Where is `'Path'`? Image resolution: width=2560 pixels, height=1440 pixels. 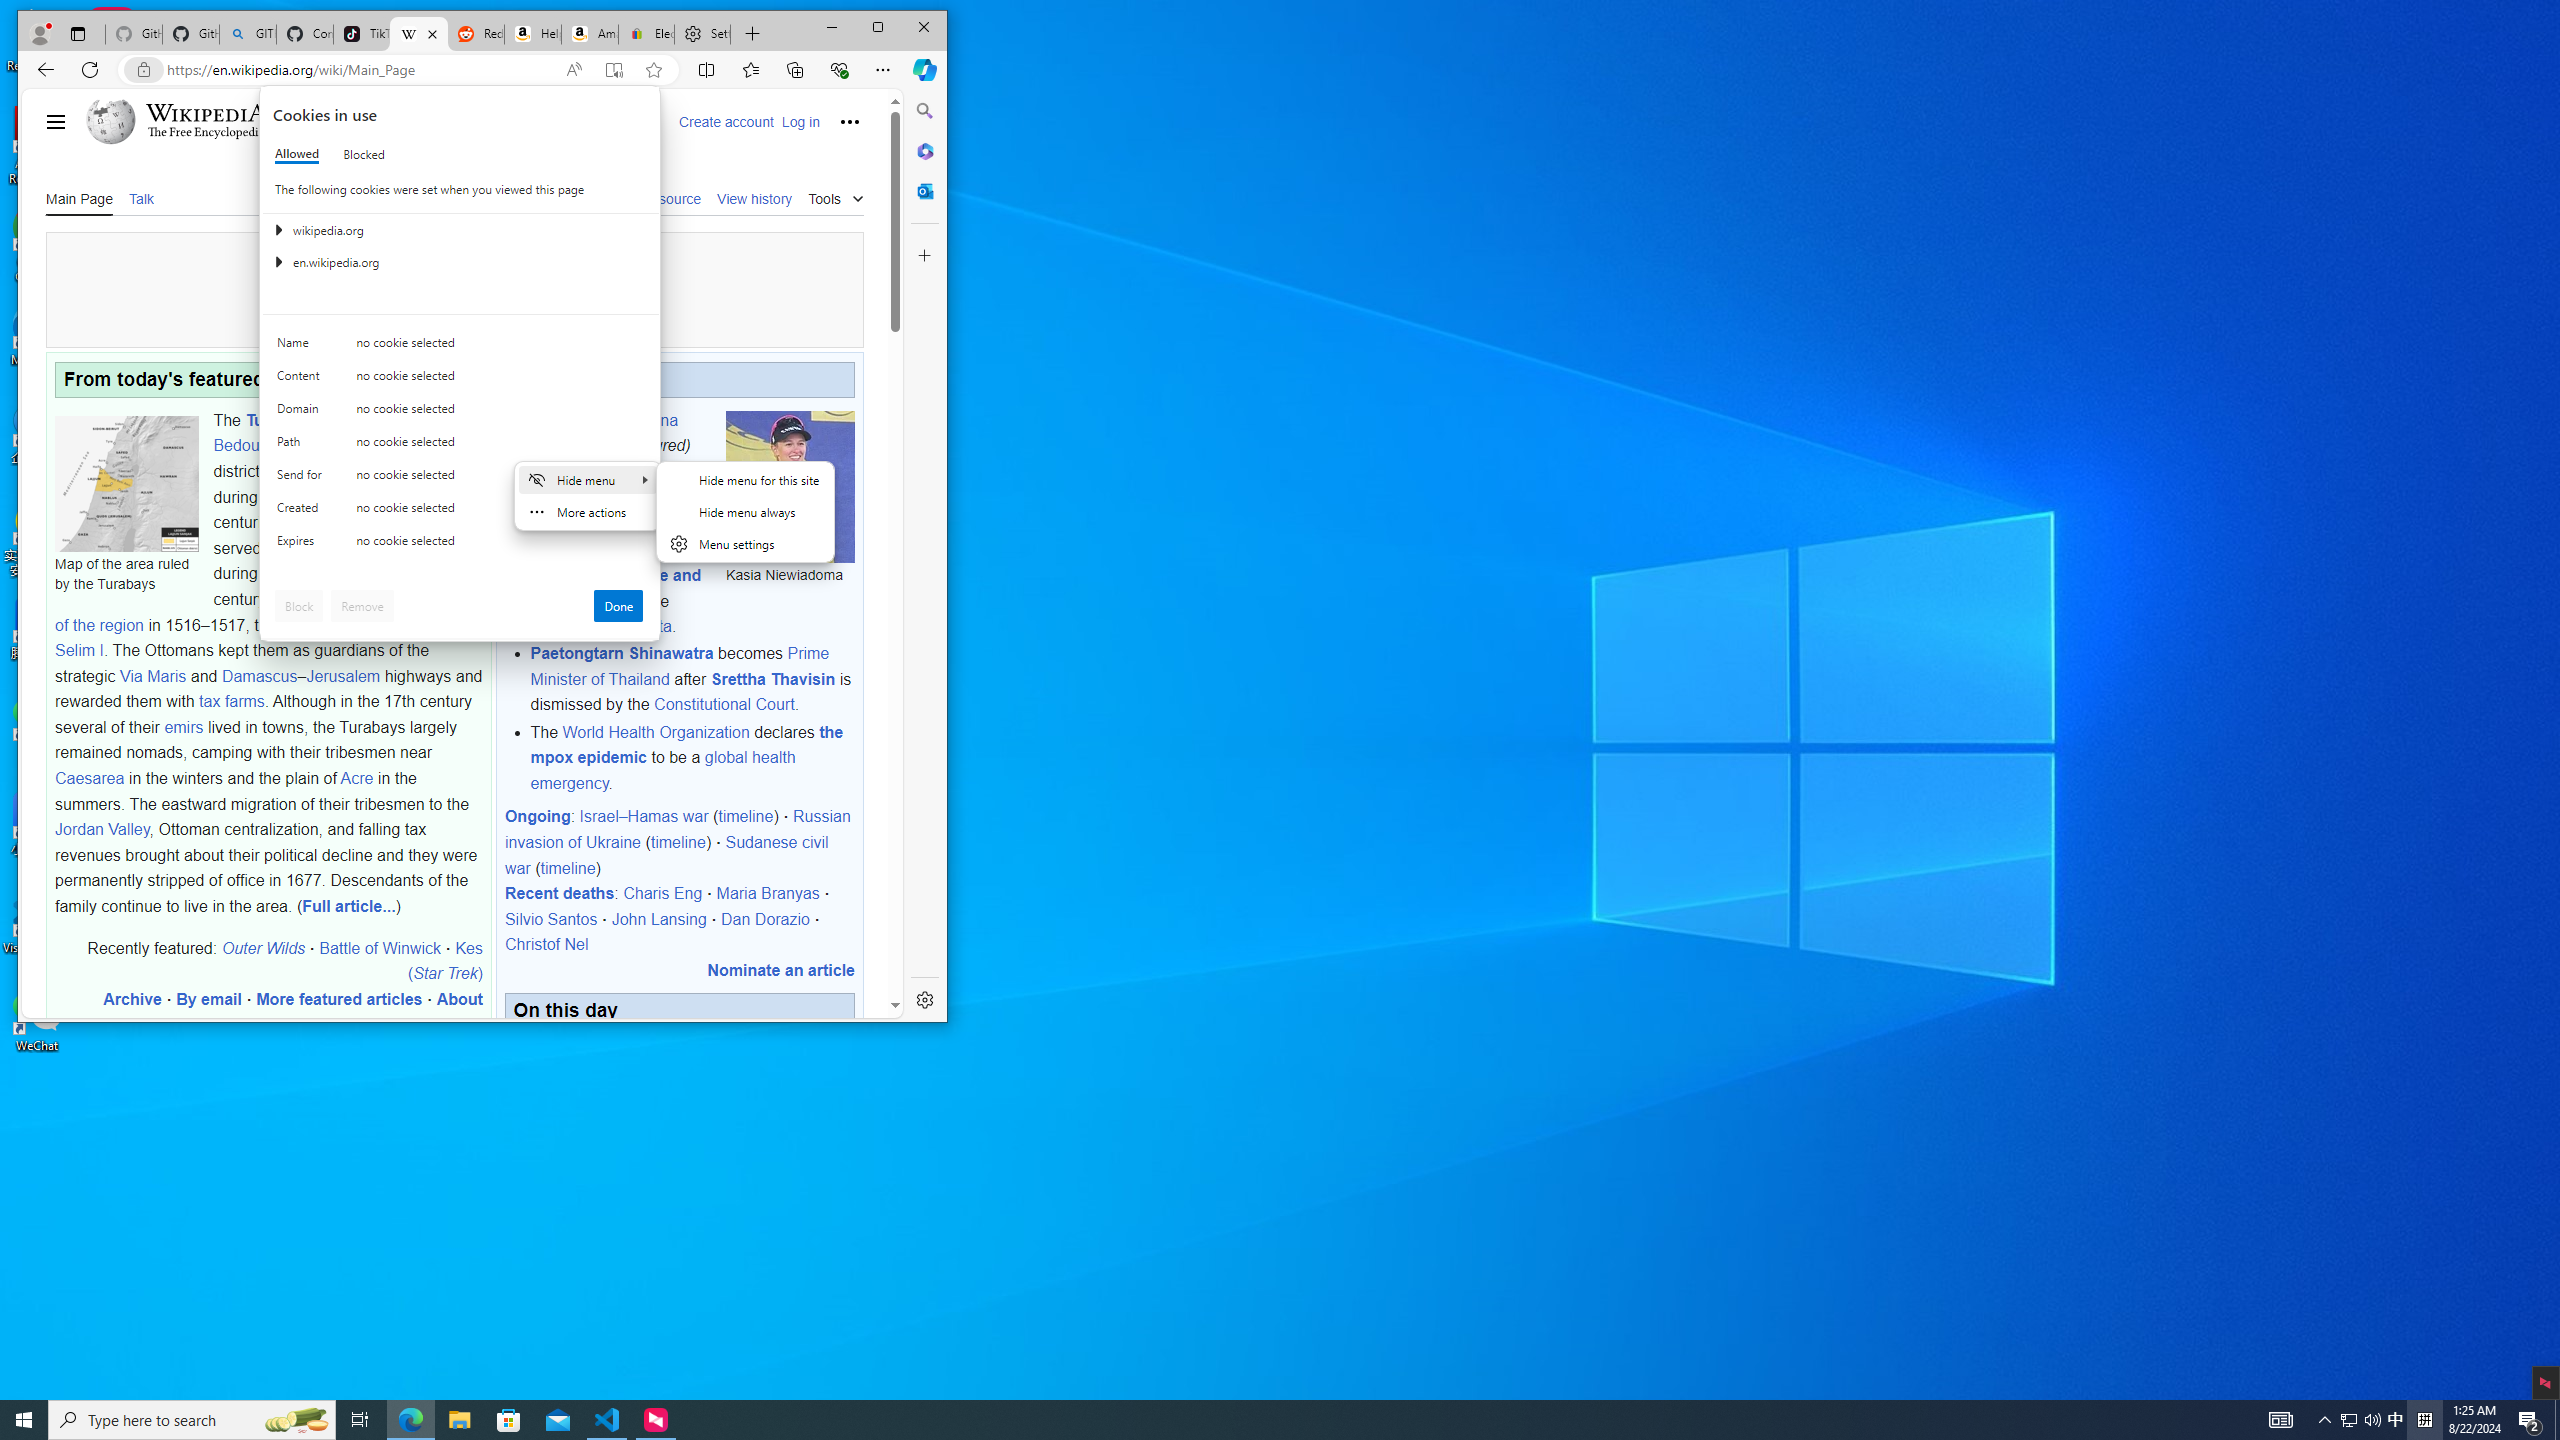
'Path' is located at coordinates (302, 445).